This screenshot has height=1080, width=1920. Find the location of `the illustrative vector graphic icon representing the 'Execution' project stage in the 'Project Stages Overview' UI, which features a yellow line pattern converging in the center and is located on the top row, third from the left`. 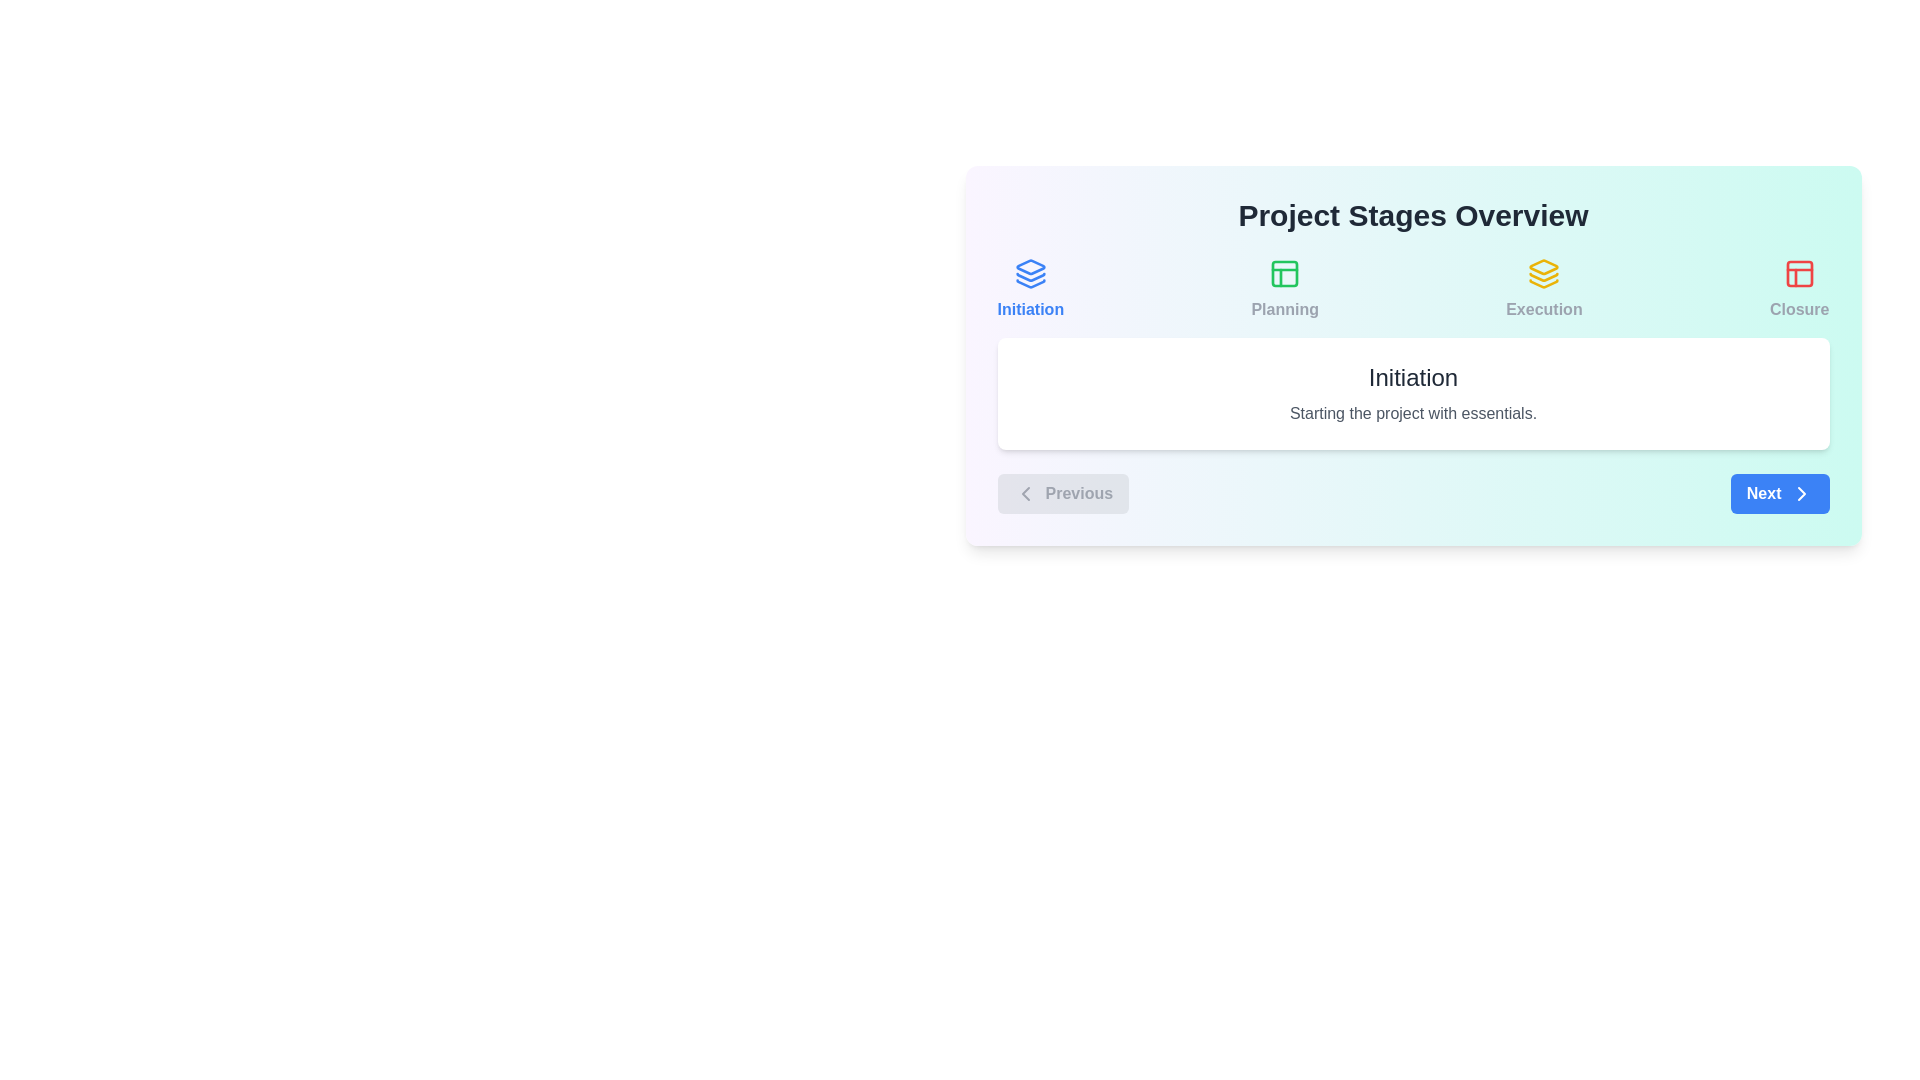

the illustrative vector graphic icon representing the 'Execution' project stage in the 'Project Stages Overview' UI, which features a yellow line pattern converging in the center and is located on the top row, third from the left is located at coordinates (1543, 284).